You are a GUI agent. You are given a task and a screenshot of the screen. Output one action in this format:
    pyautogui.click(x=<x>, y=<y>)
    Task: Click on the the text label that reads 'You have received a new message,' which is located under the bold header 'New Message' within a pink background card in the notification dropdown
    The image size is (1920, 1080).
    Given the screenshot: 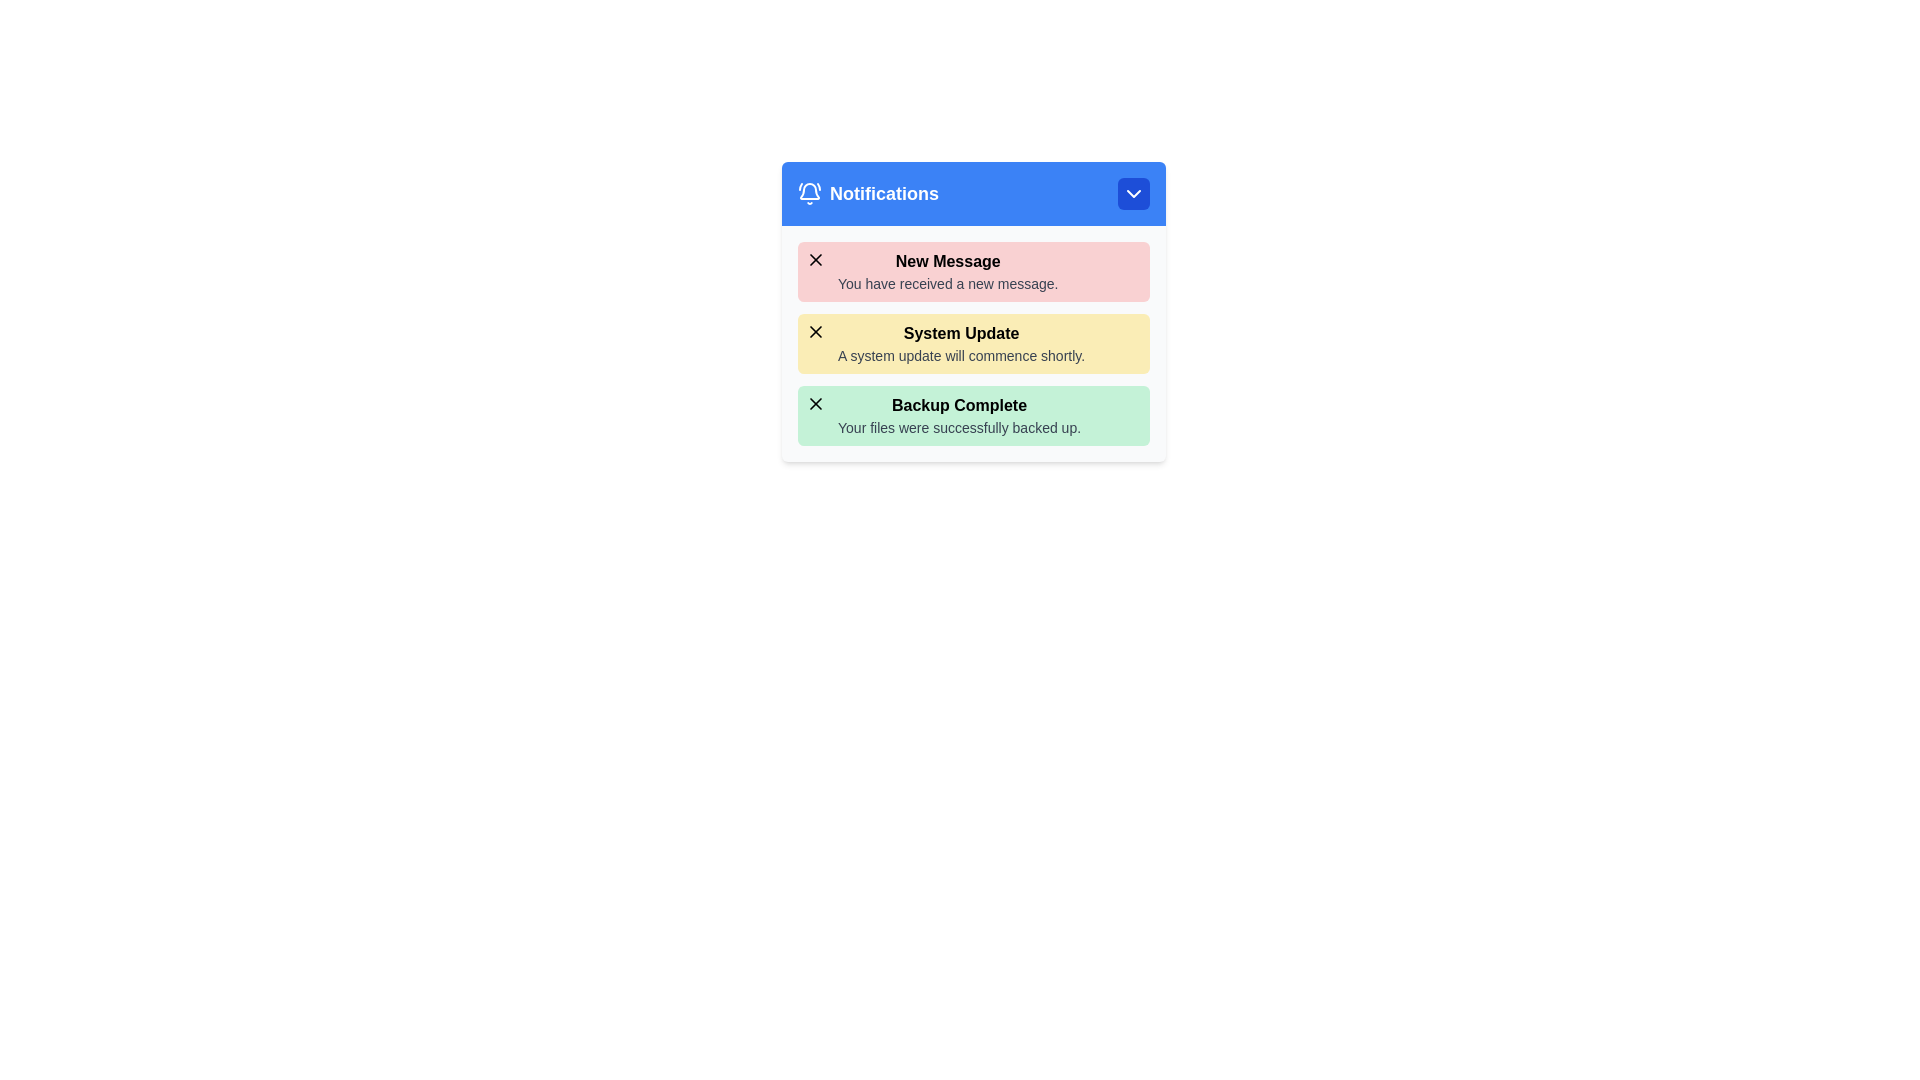 What is the action you would take?
    pyautogui.click(x=947, y=284)
    